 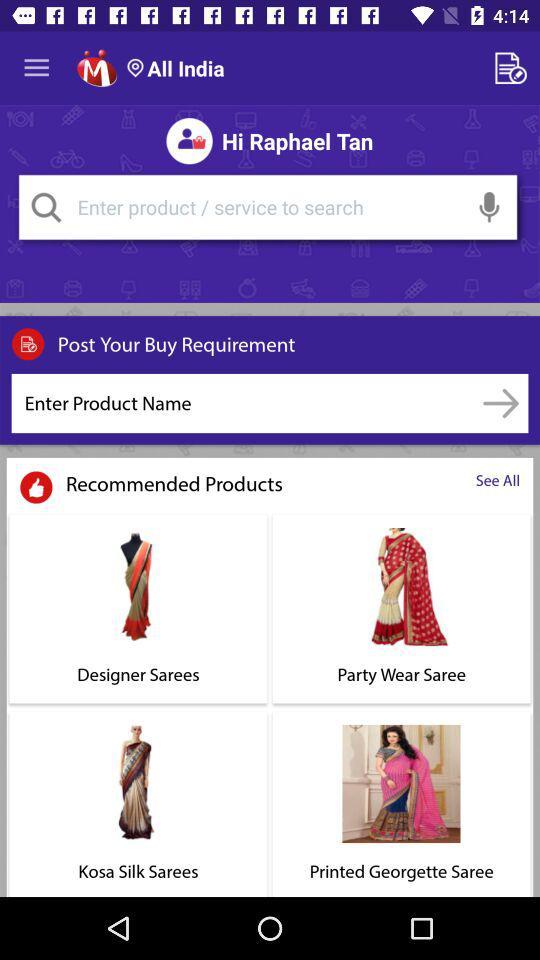 What do you see at coordinates (137, 587) in the screenshot?
I see `the image which is above designer sarees` at bounding box center [137, 587].